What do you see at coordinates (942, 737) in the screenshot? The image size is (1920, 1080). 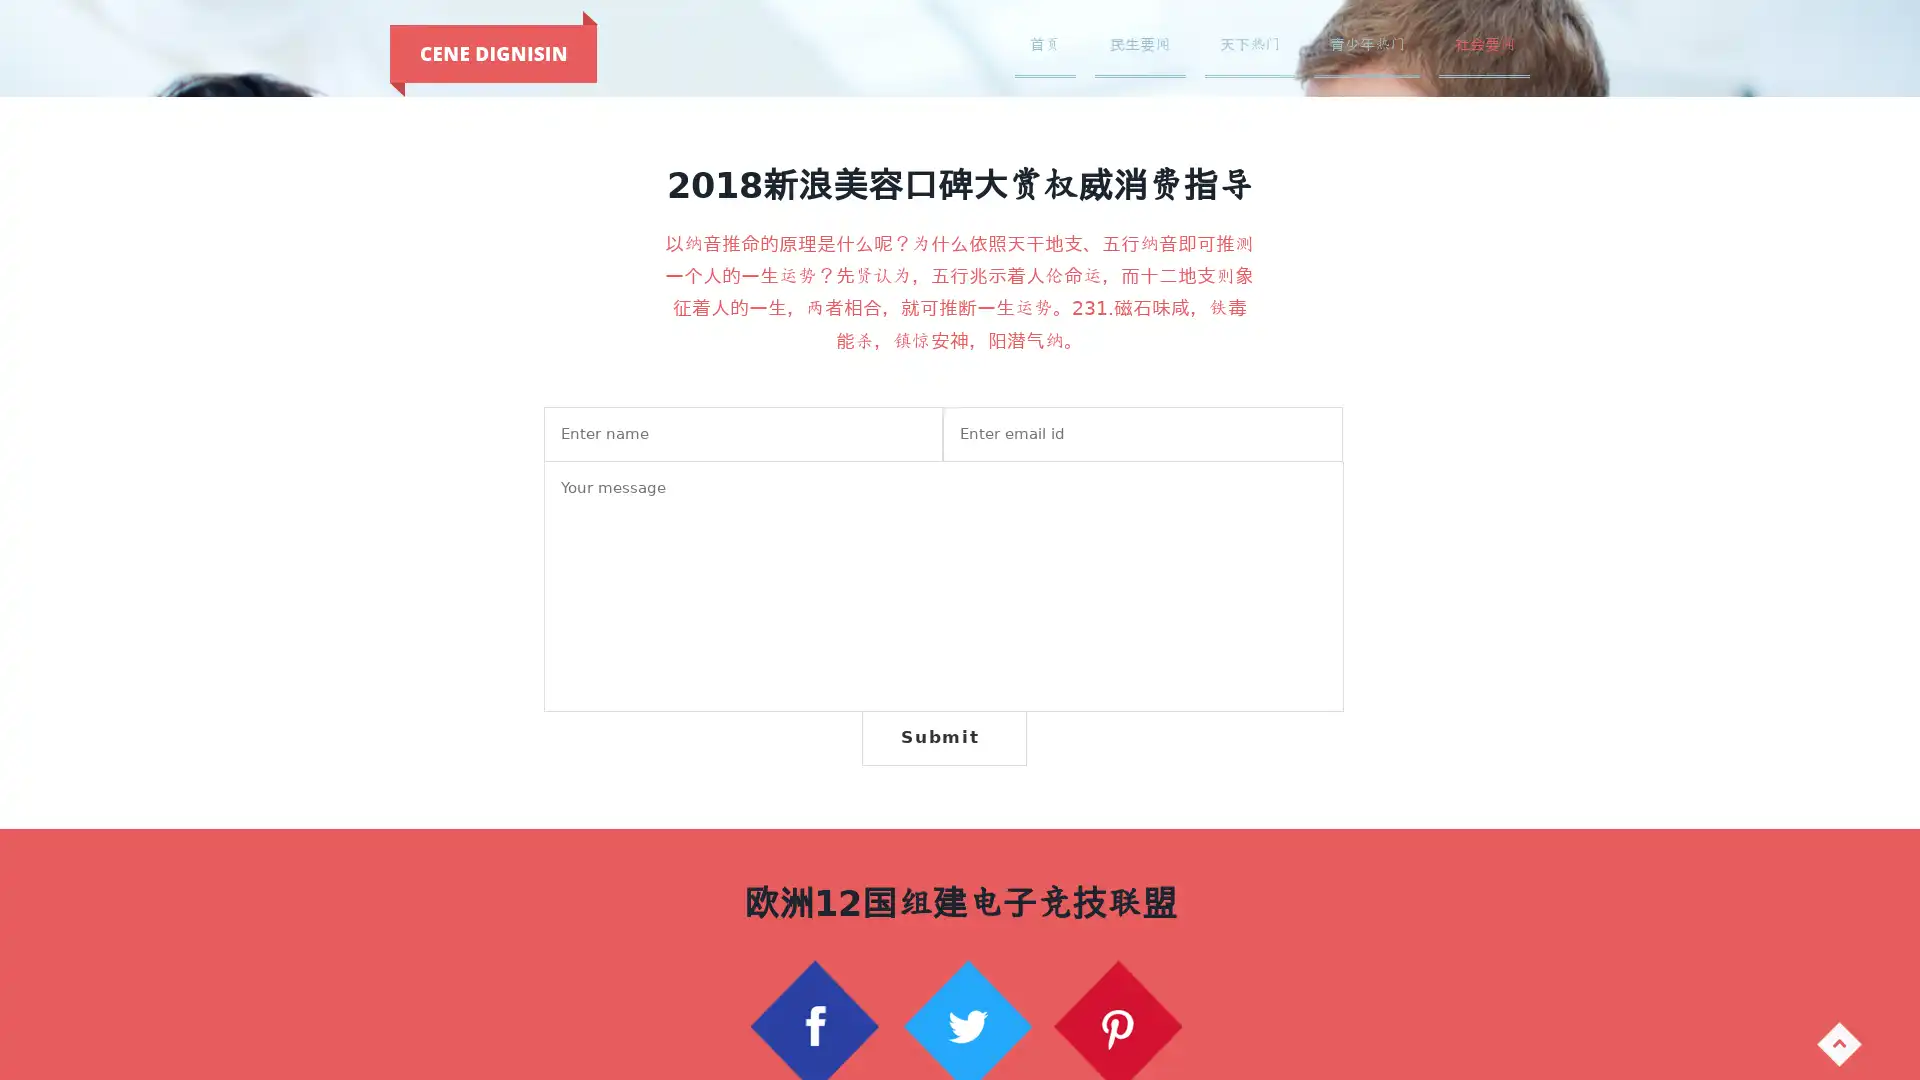 I see `Submit` at bounding box center [942, 737].